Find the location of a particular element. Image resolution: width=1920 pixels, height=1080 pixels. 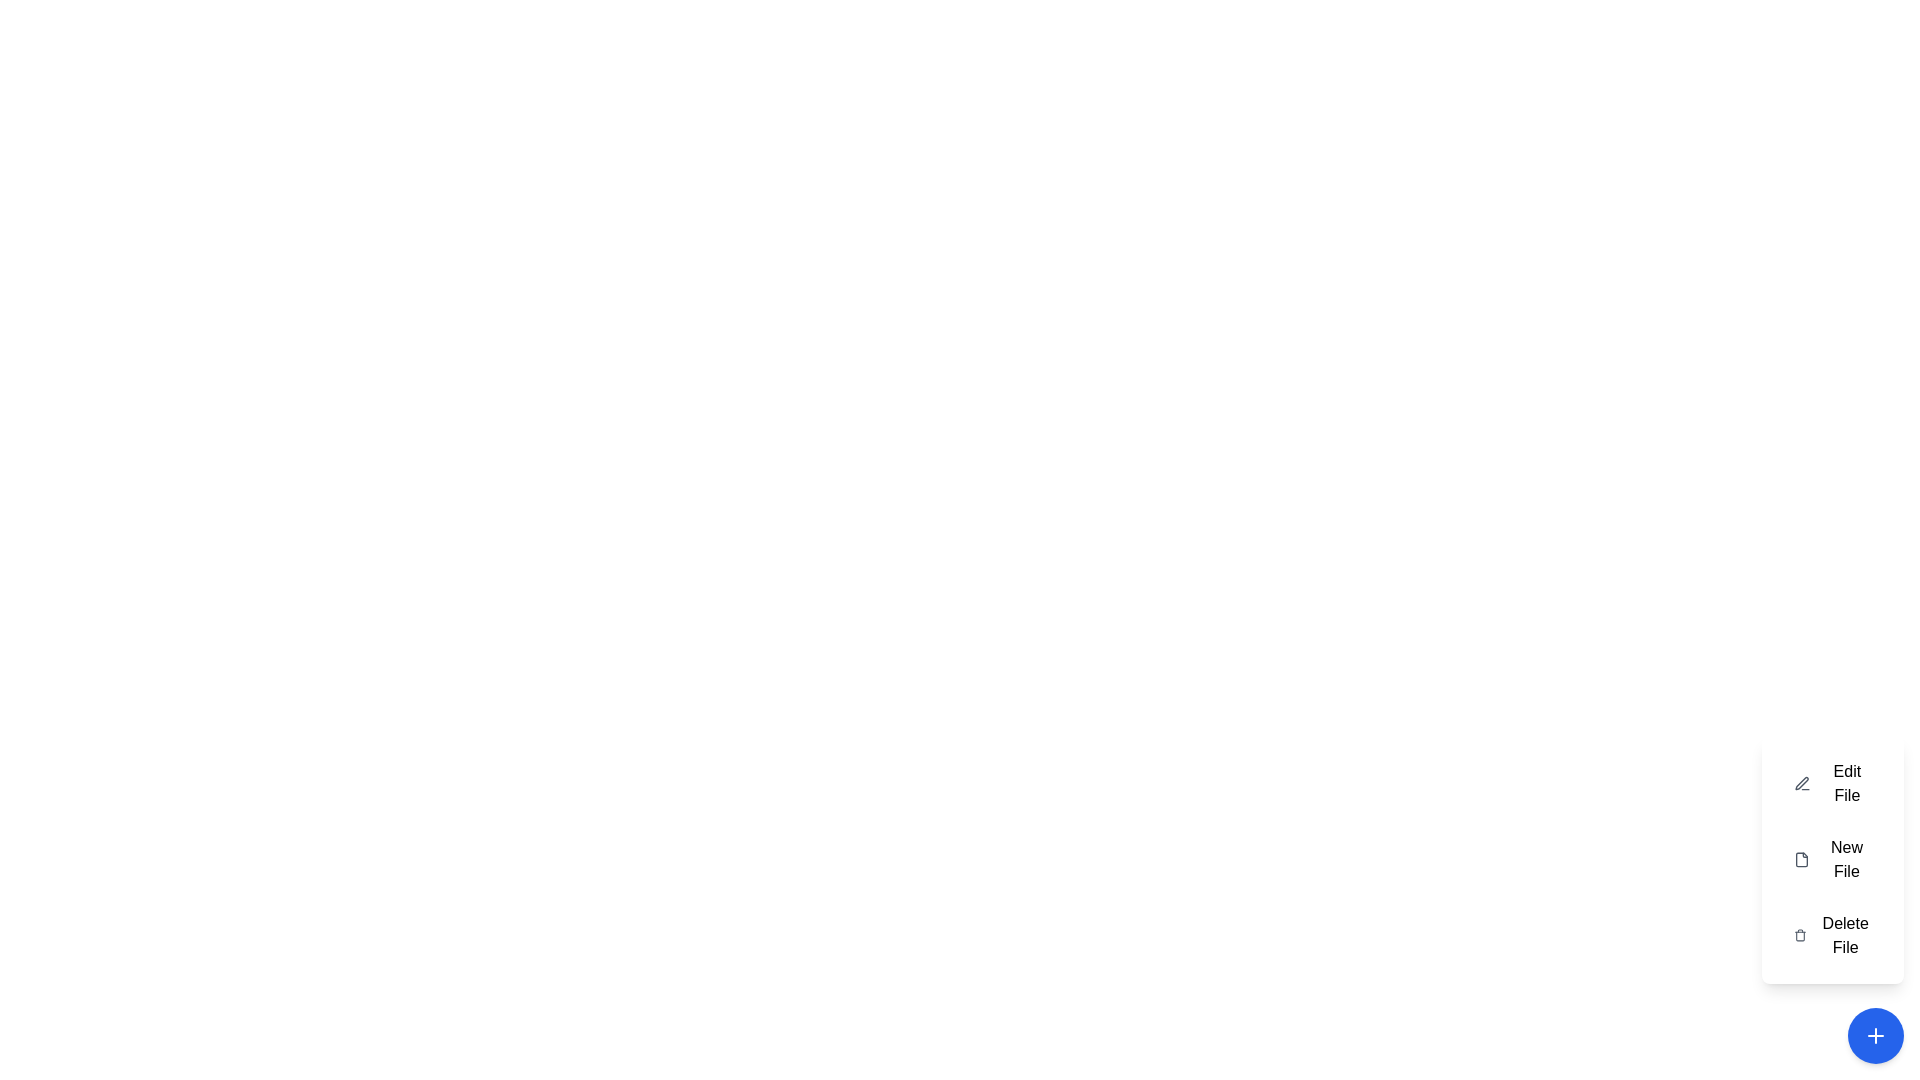

on the trash can icon at the bottom of the 'Delete File' section in the vertical menu is located at coordinates (1800, 936).